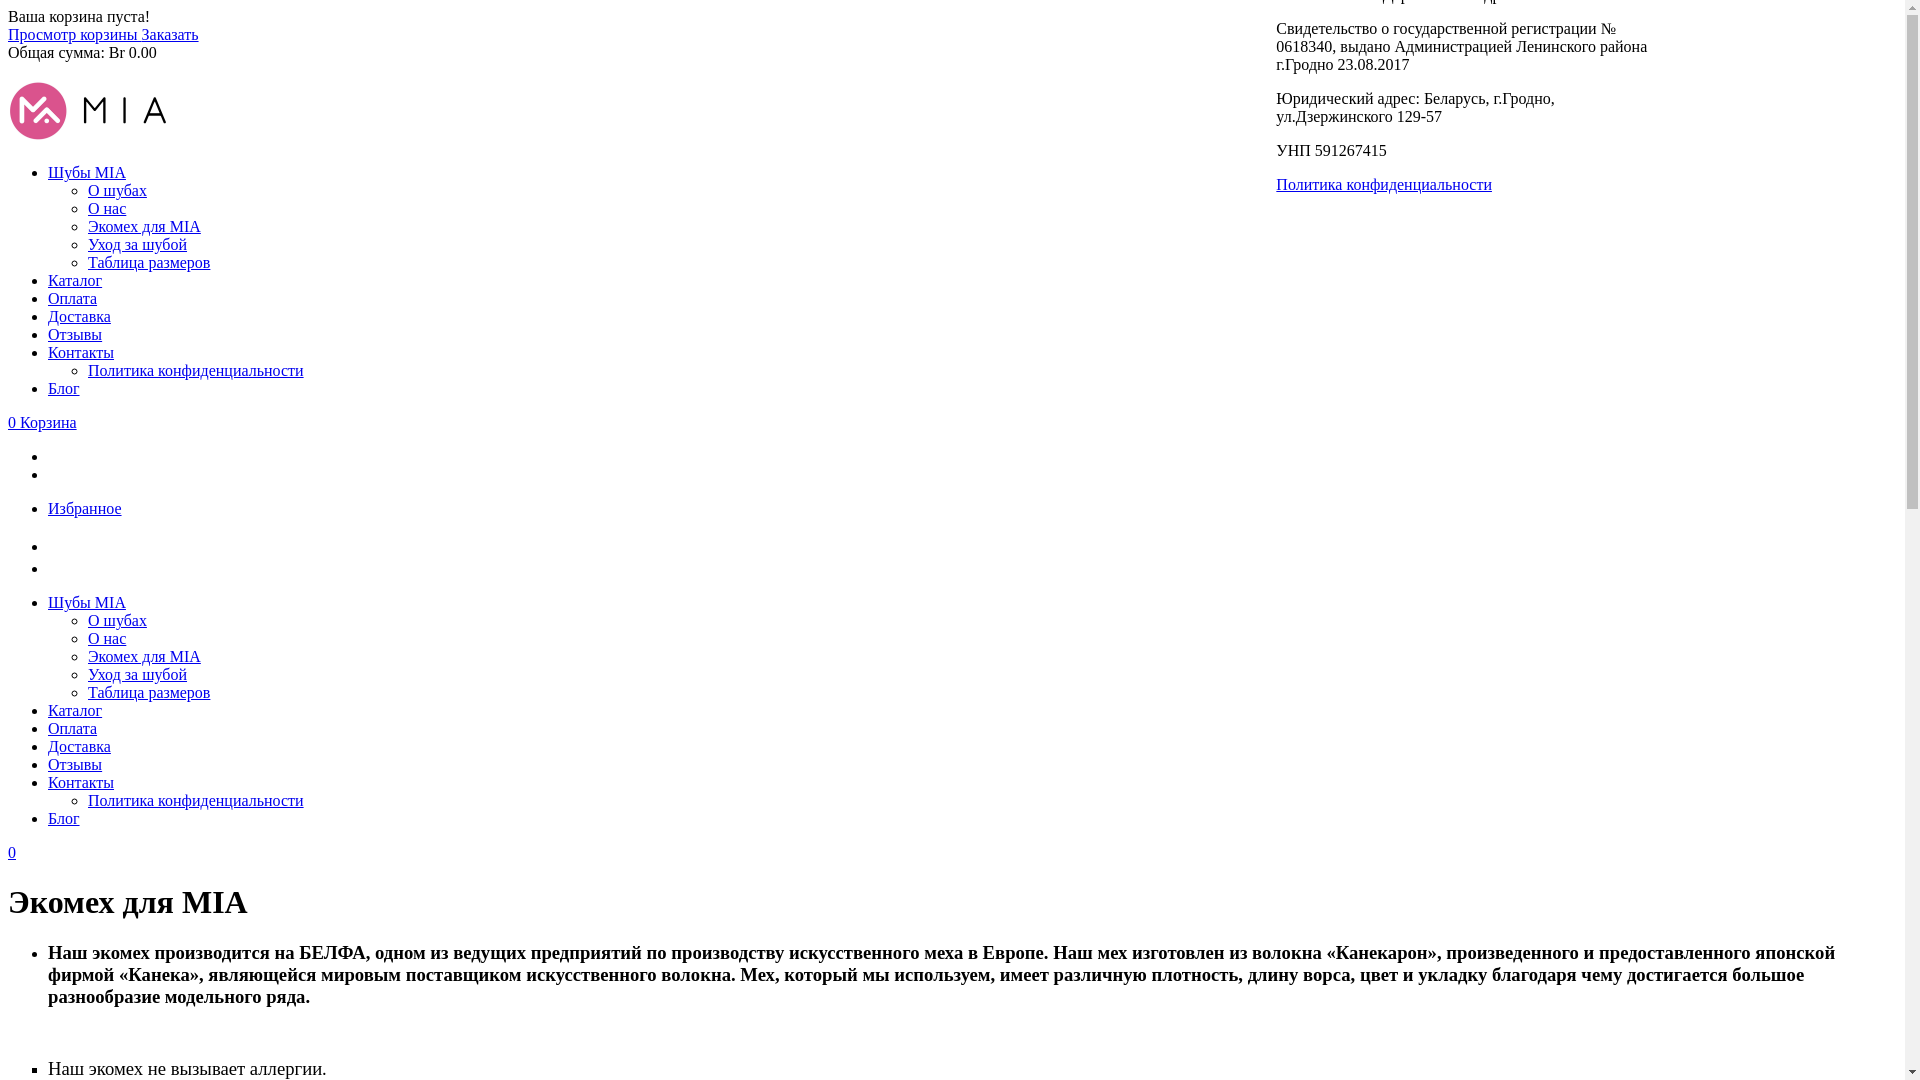 Image resolution: width=1920 pixels, height=1080 pixels. I want to click on '0', so click(12, 852).